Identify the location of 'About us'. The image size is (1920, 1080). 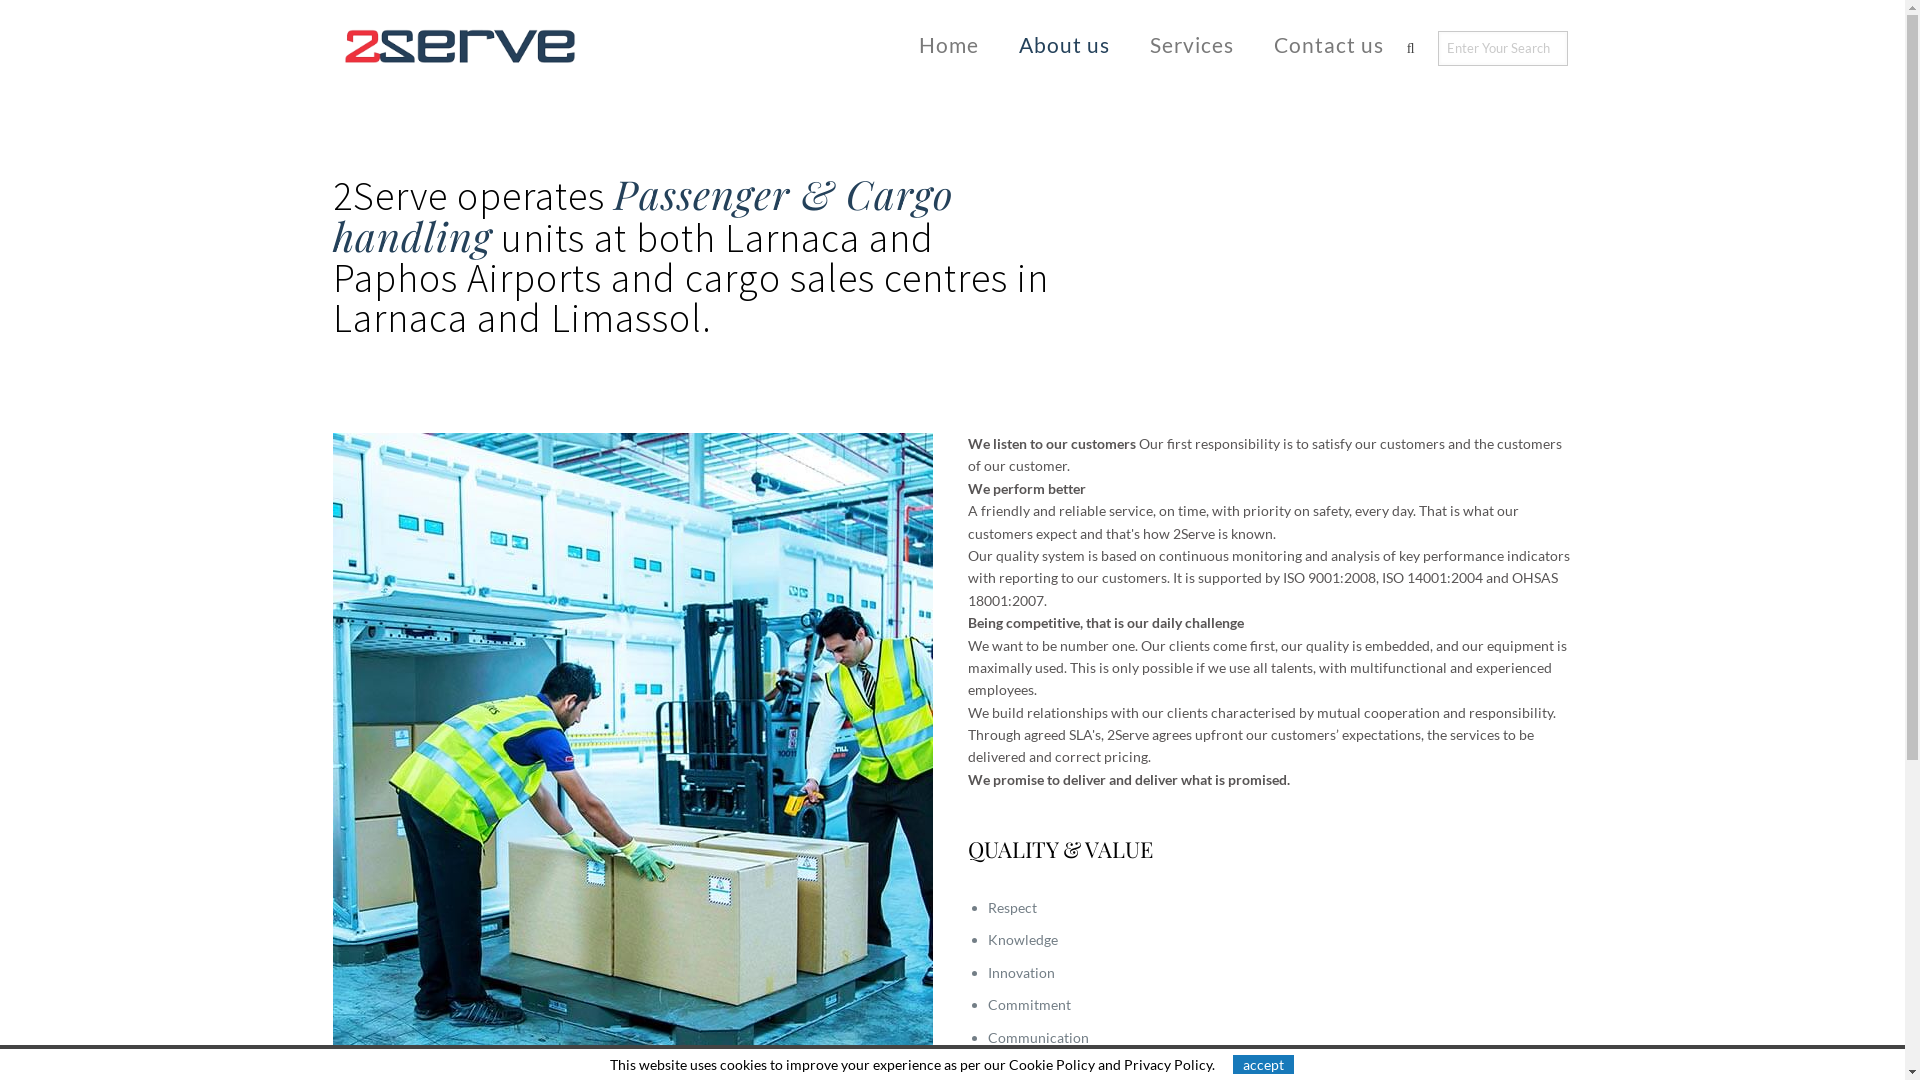
(1063, 44).